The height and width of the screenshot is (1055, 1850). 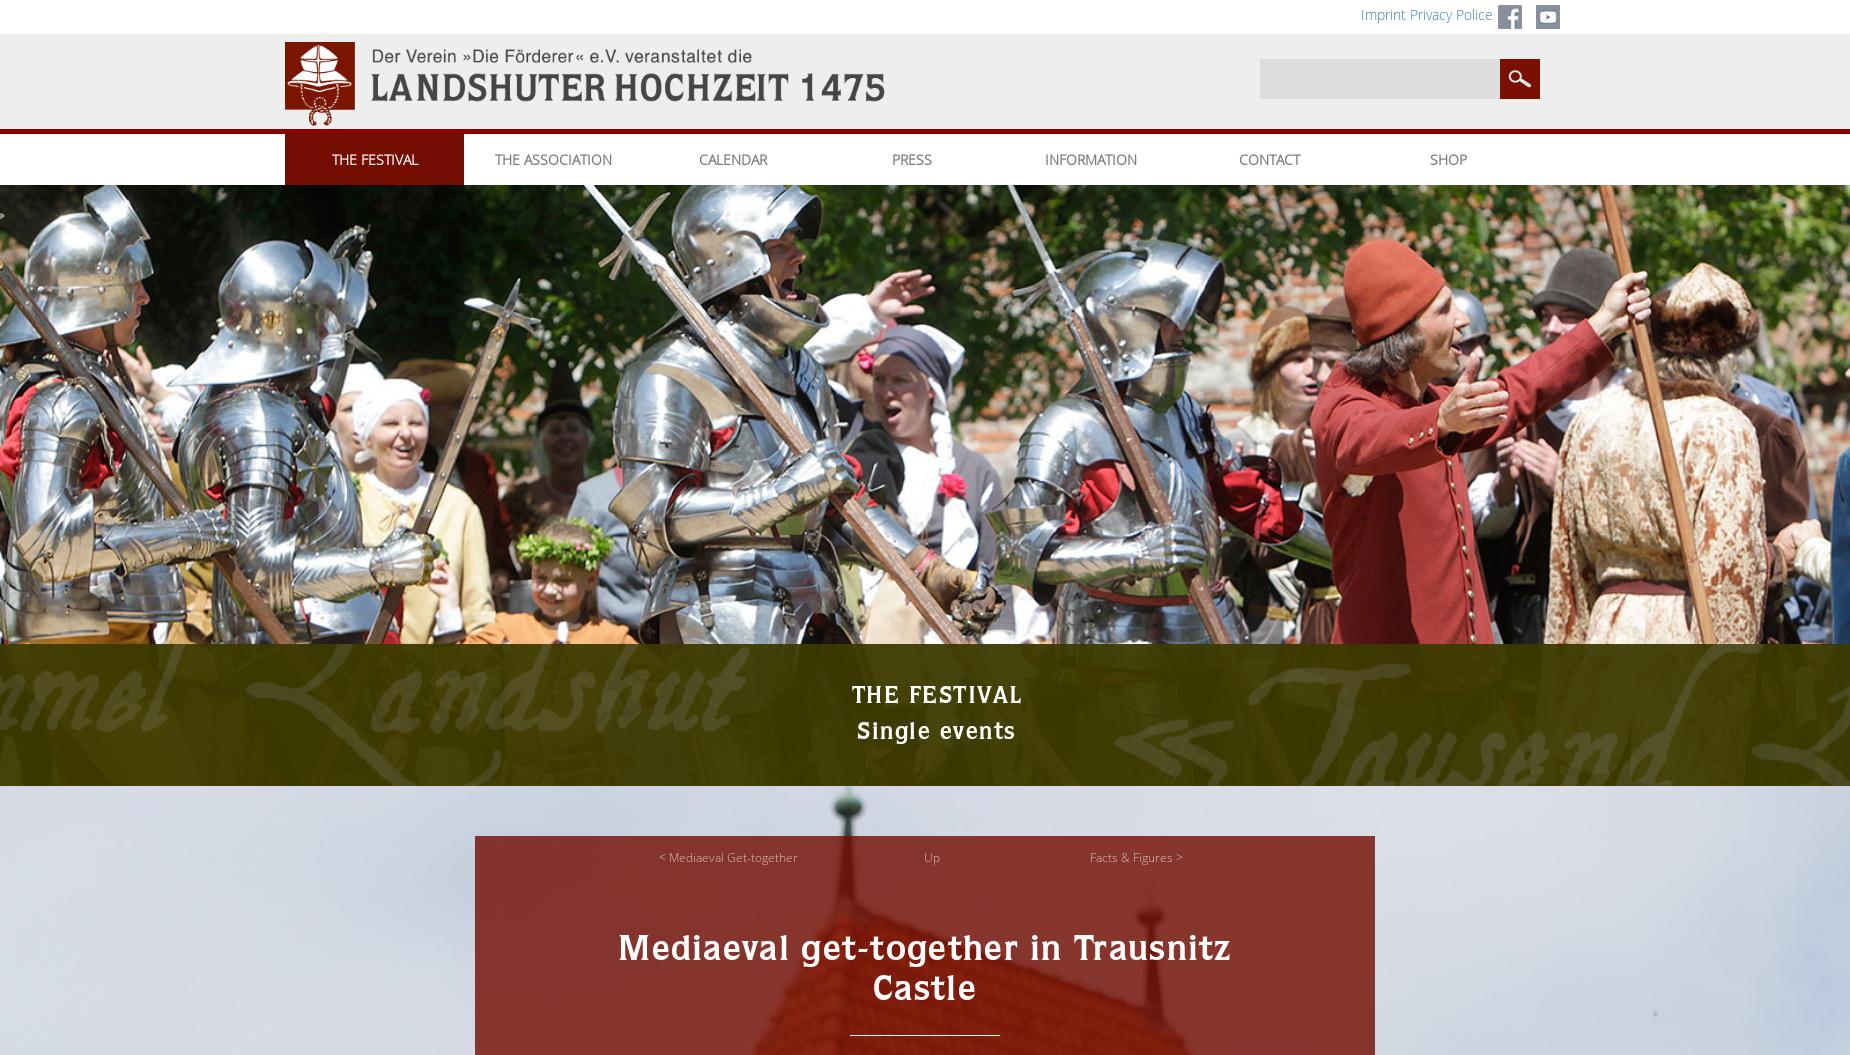 I want to click on 'Up', so click(x=931, y=857).